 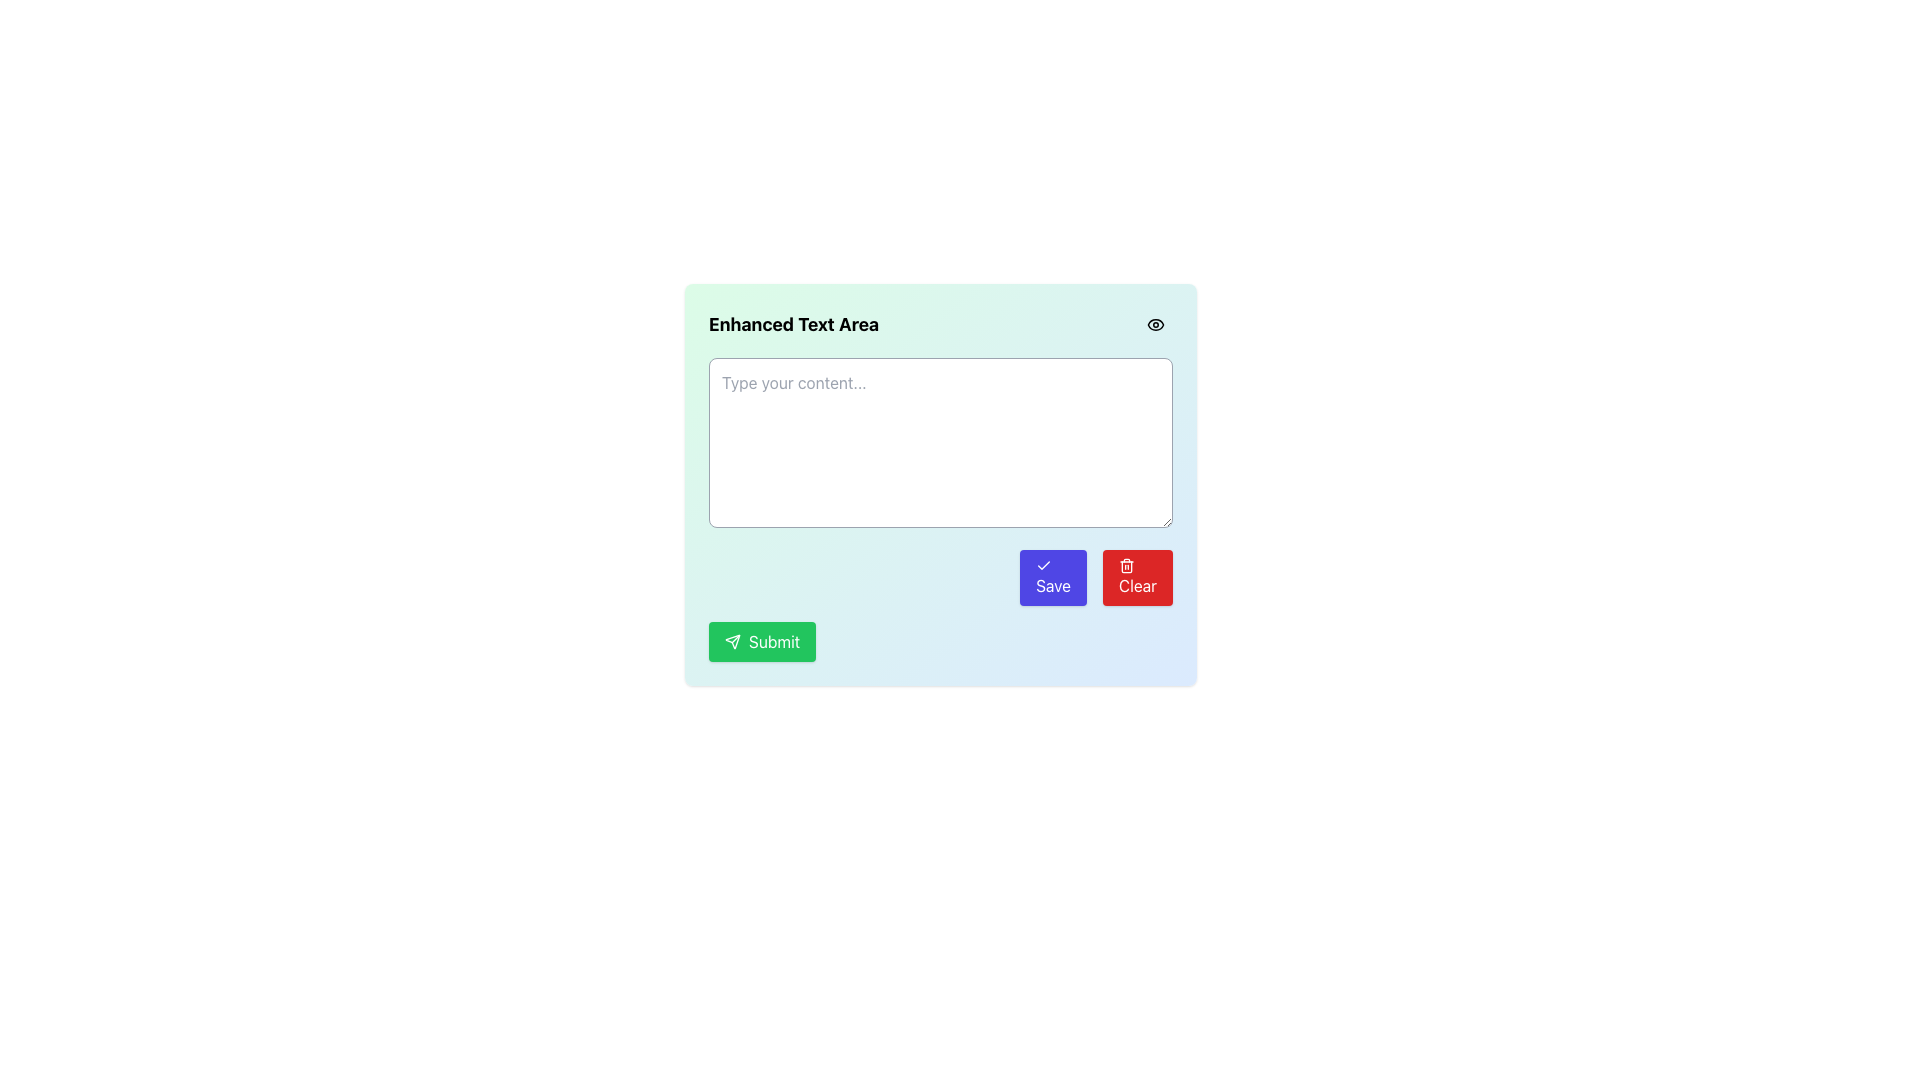 What do you see at coordinates (732, 641) in the screenshot?
I see `the submission icon located within the 'Submit' button, which is represented by a green background and is accompanied by the text 'Submit'` at bounding box center [732, 641].